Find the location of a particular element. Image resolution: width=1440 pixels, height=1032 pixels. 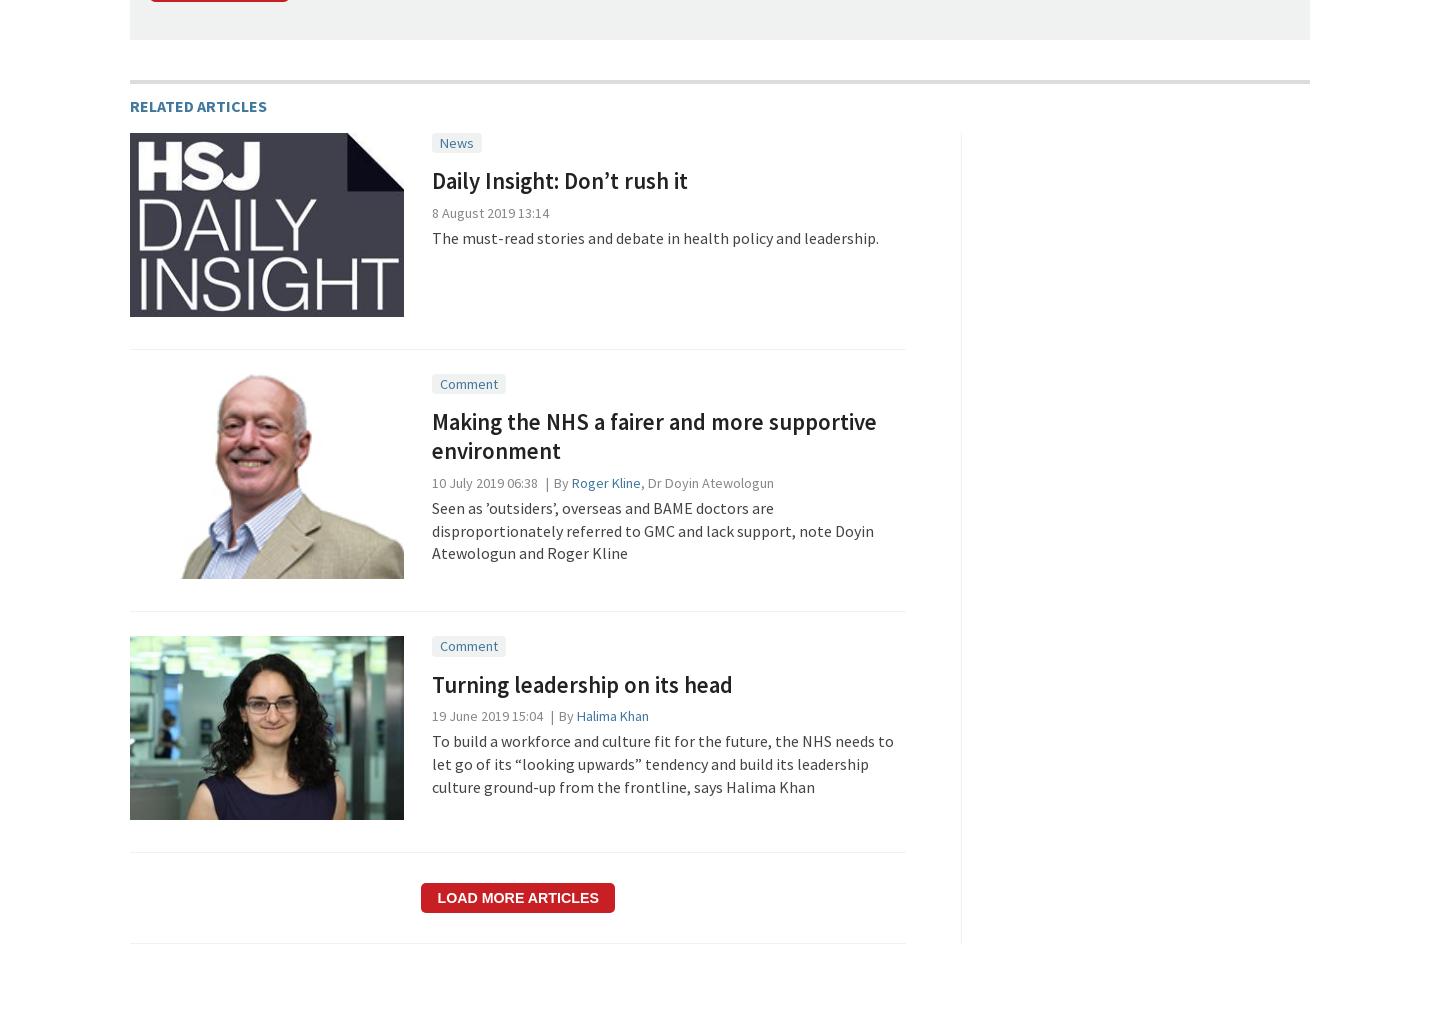

'8 August 2019 13:14' is located at coordinates (488, 212).